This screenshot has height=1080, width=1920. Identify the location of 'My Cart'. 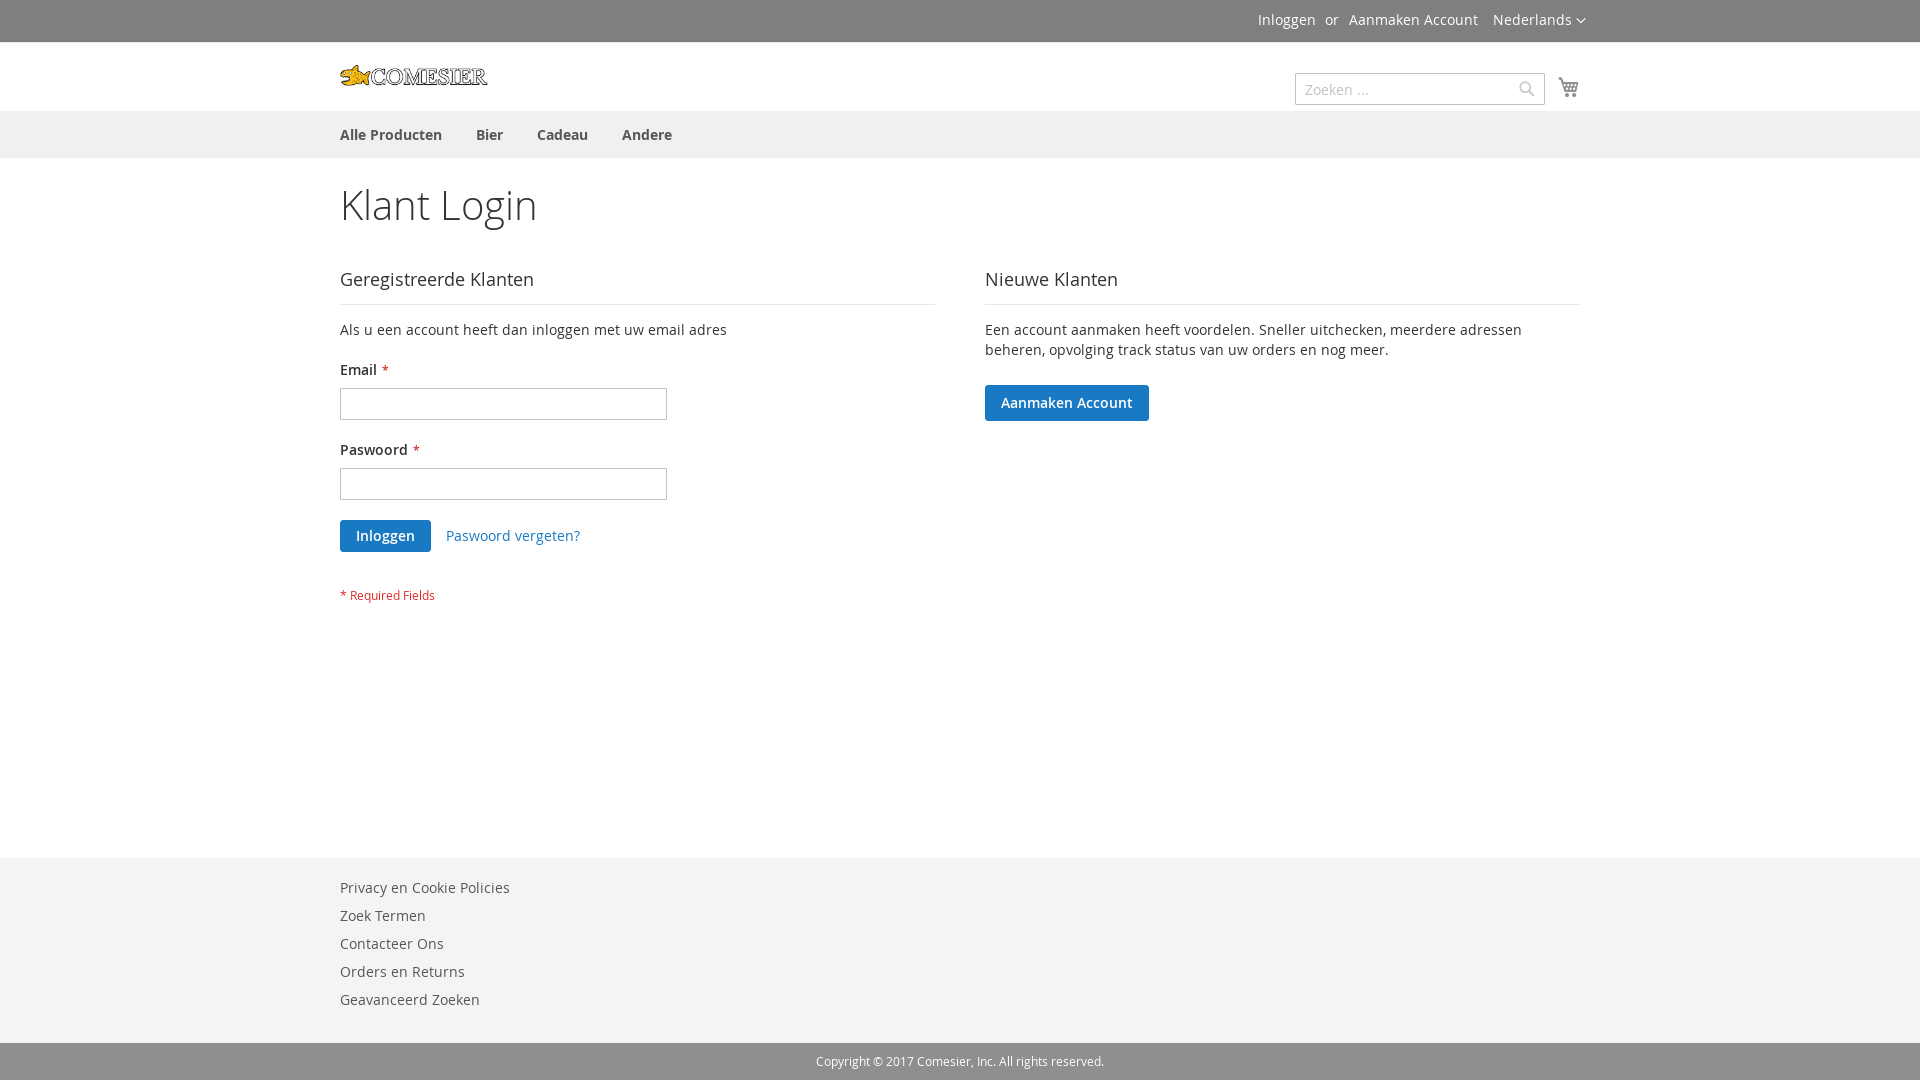
(1568, 86).